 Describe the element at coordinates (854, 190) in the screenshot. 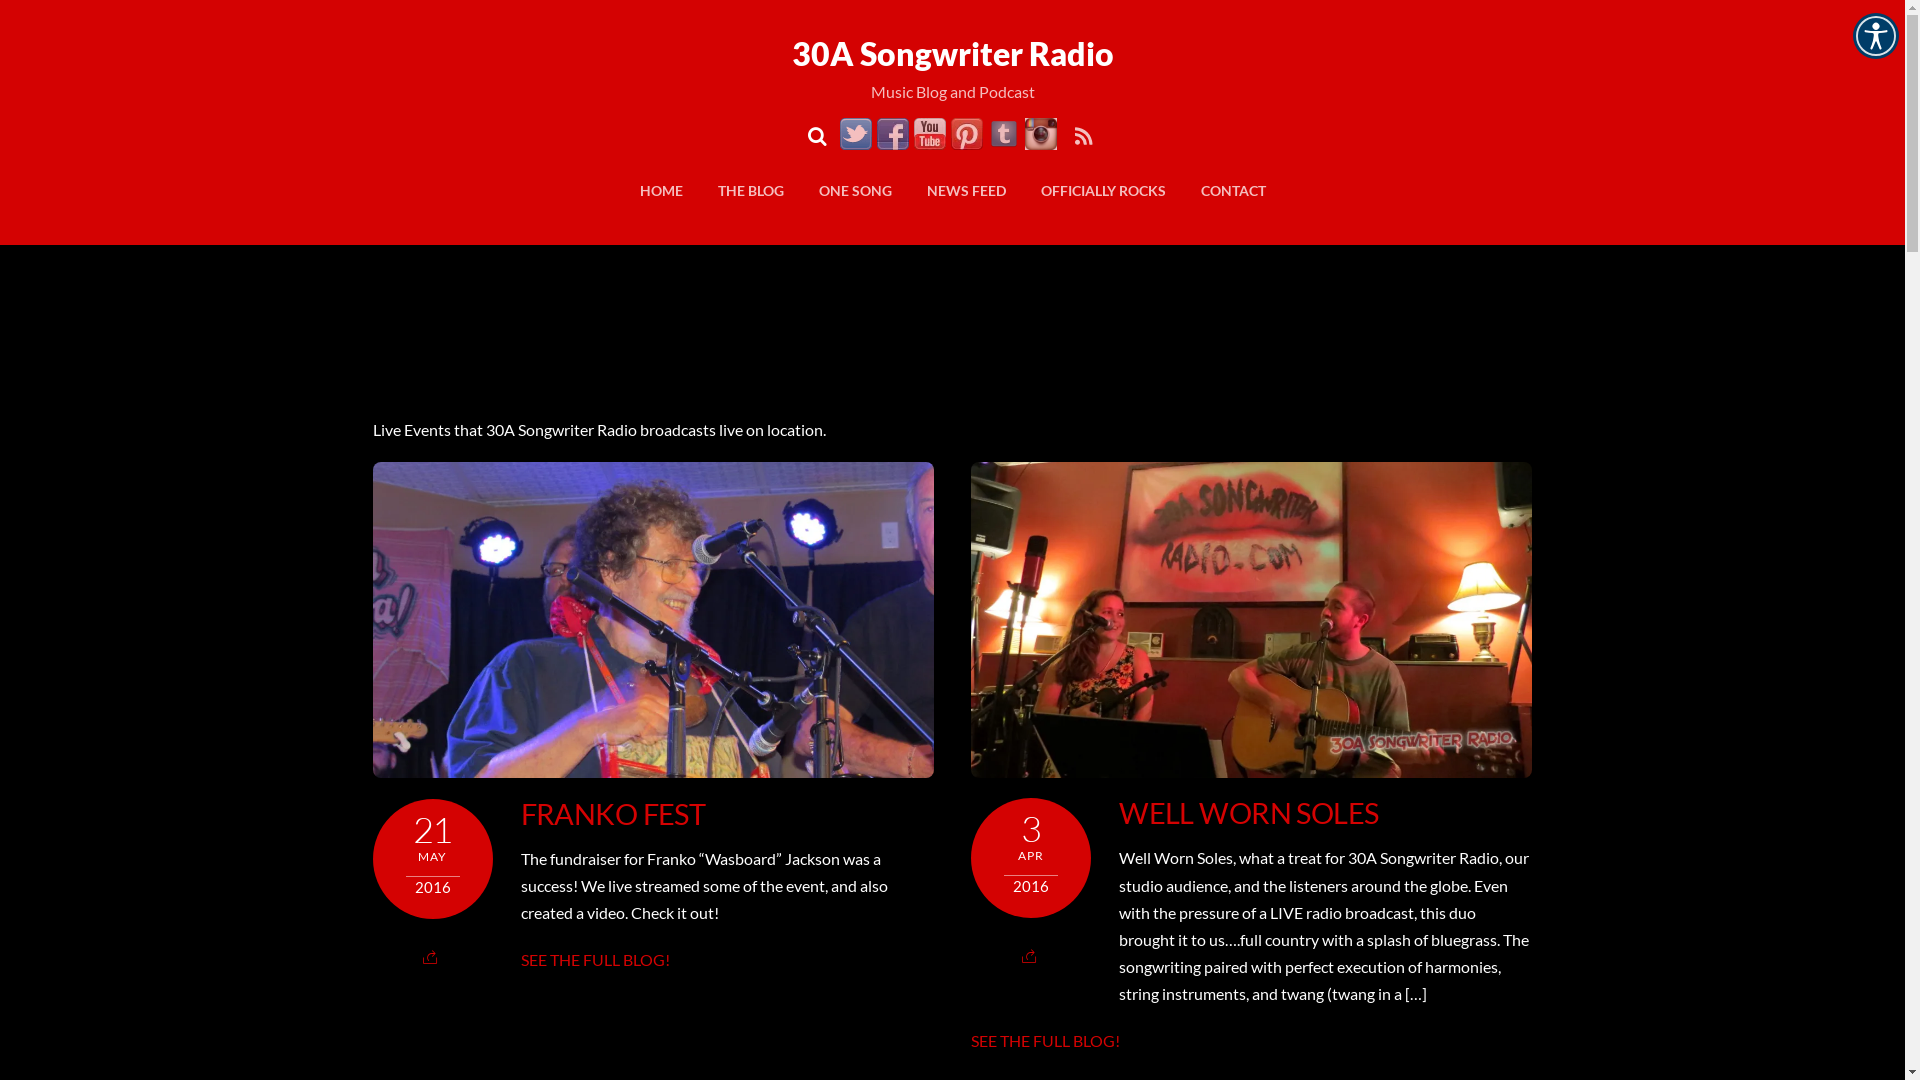

I see `'ONE SONG'` at that location.